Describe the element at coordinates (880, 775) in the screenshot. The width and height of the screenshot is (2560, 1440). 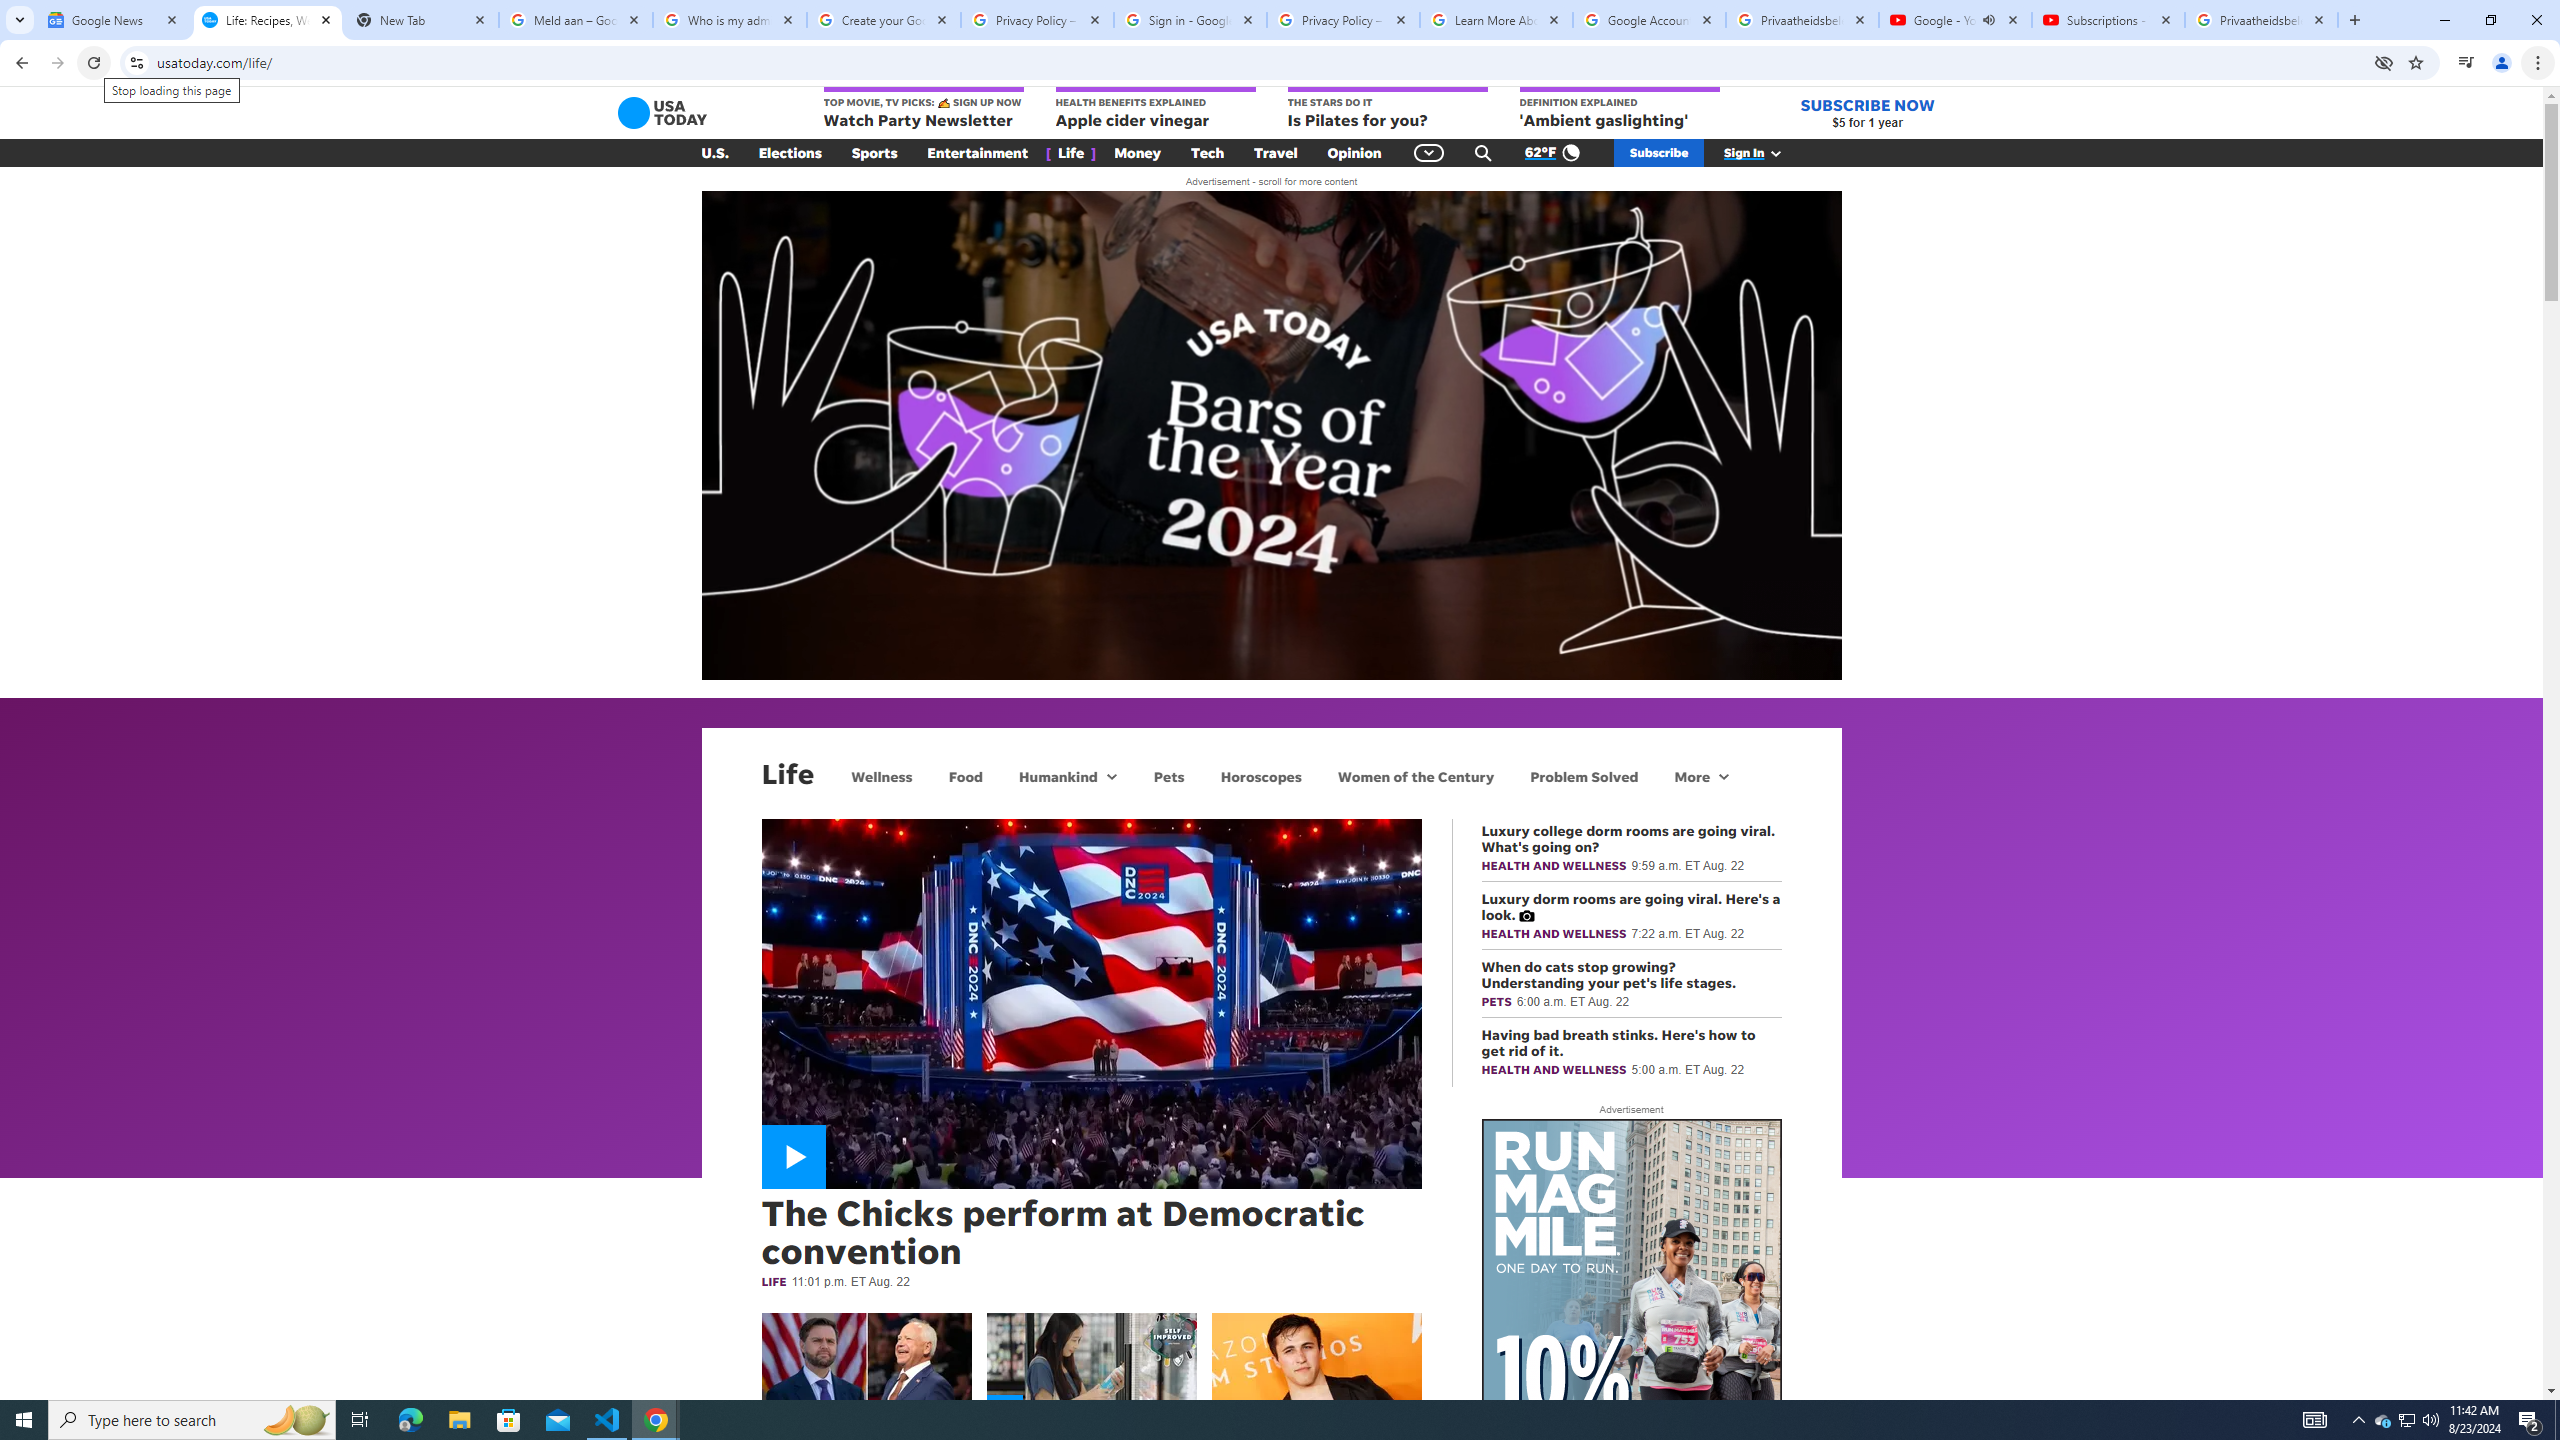
I see `'Wellness'` at that location.